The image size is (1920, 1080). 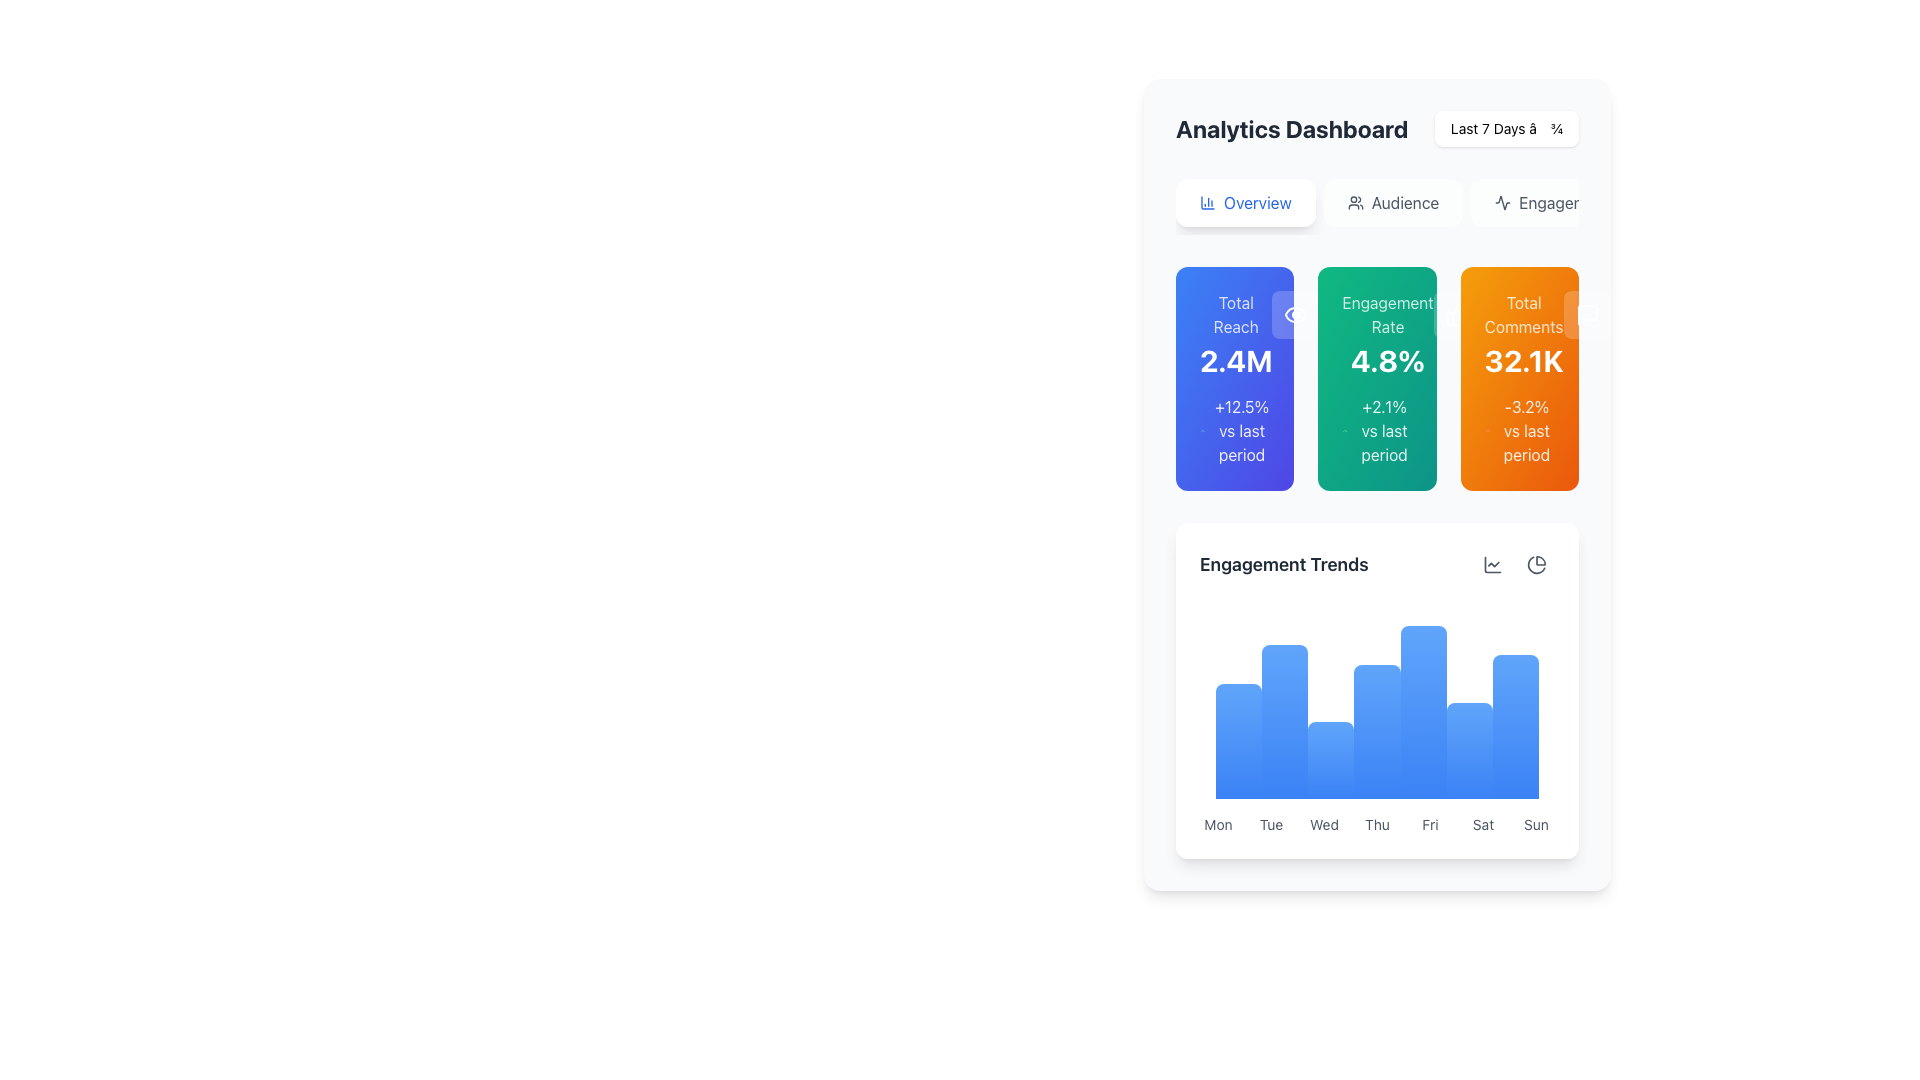 What do you see at coordinates (1235, 361) in the screenshot?
I see `the Numeric display field that shows the total reach metric in the analytics dashboard, located beneath the 'Total Reach' label` at bounding box center [1235, 361].